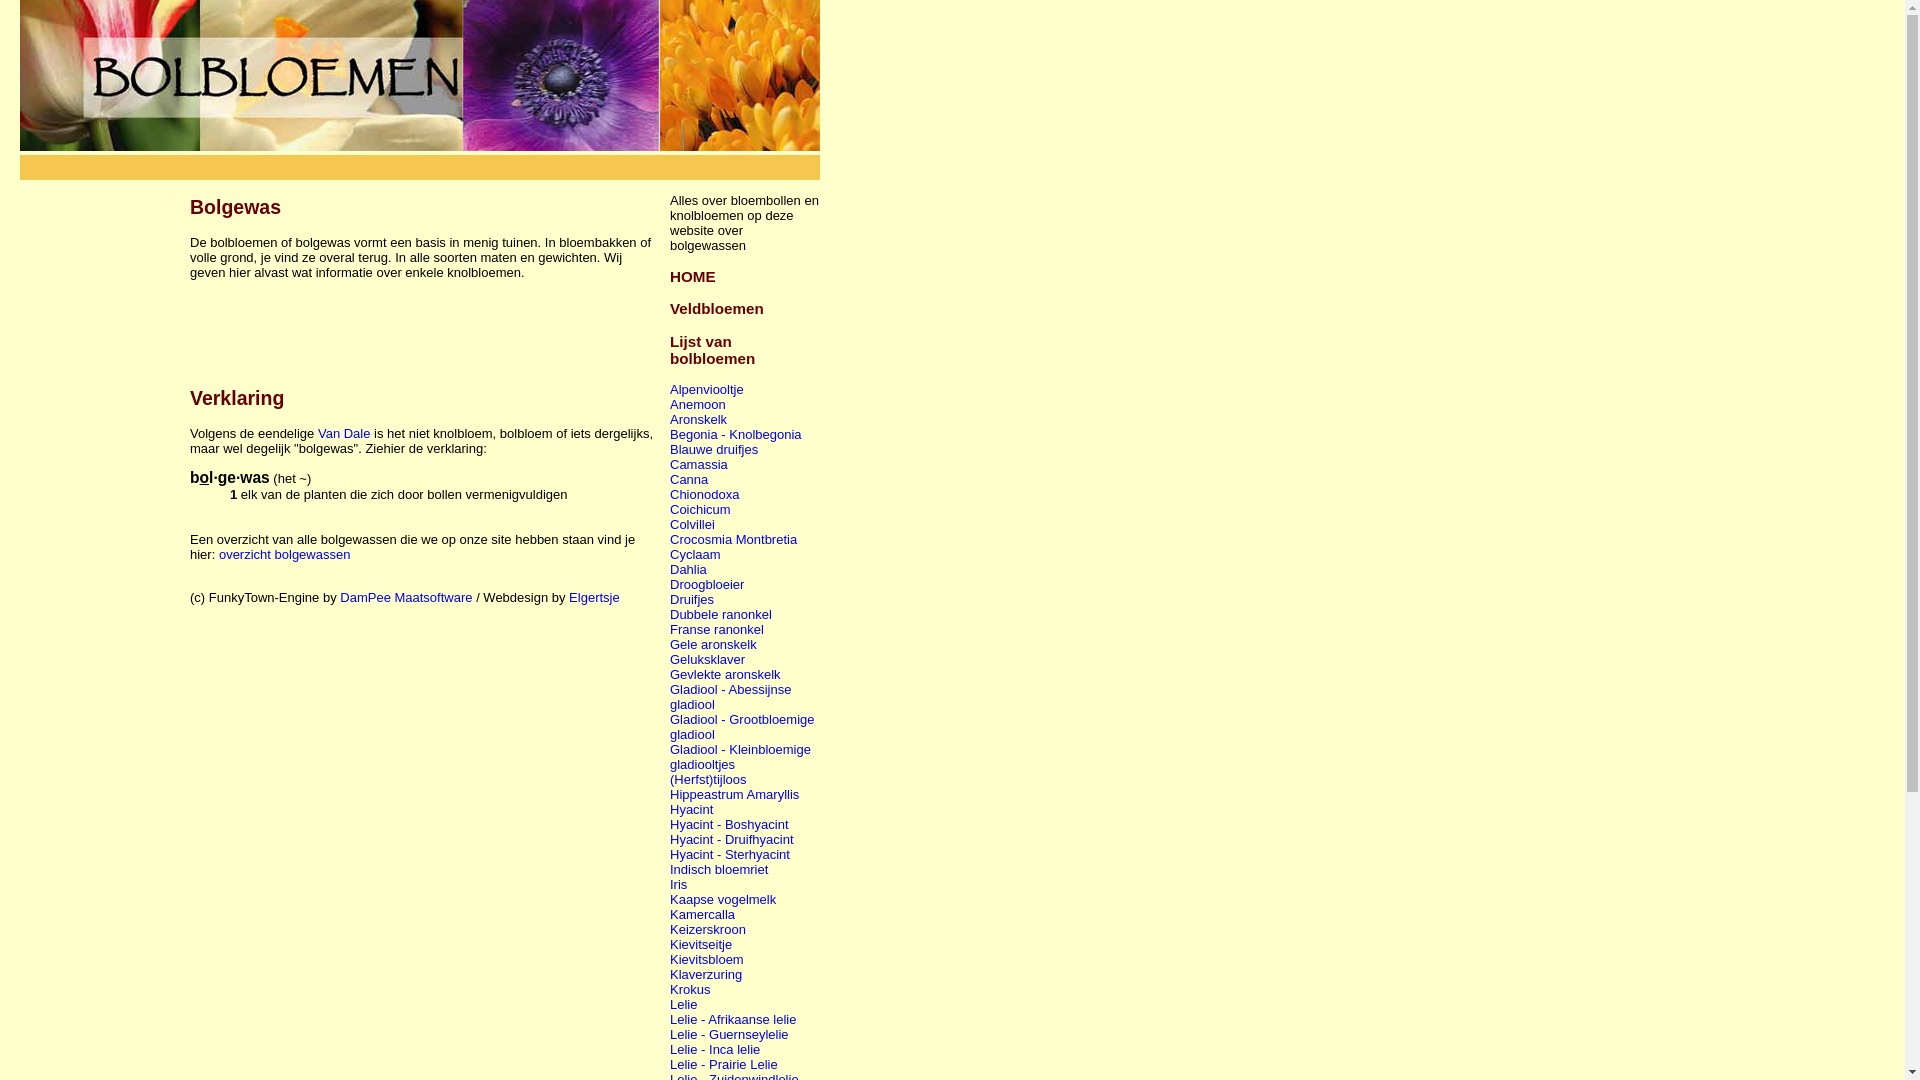 The image size is (1920, 1080). I want to click on 'Droogbloeier', so click(706, 584).